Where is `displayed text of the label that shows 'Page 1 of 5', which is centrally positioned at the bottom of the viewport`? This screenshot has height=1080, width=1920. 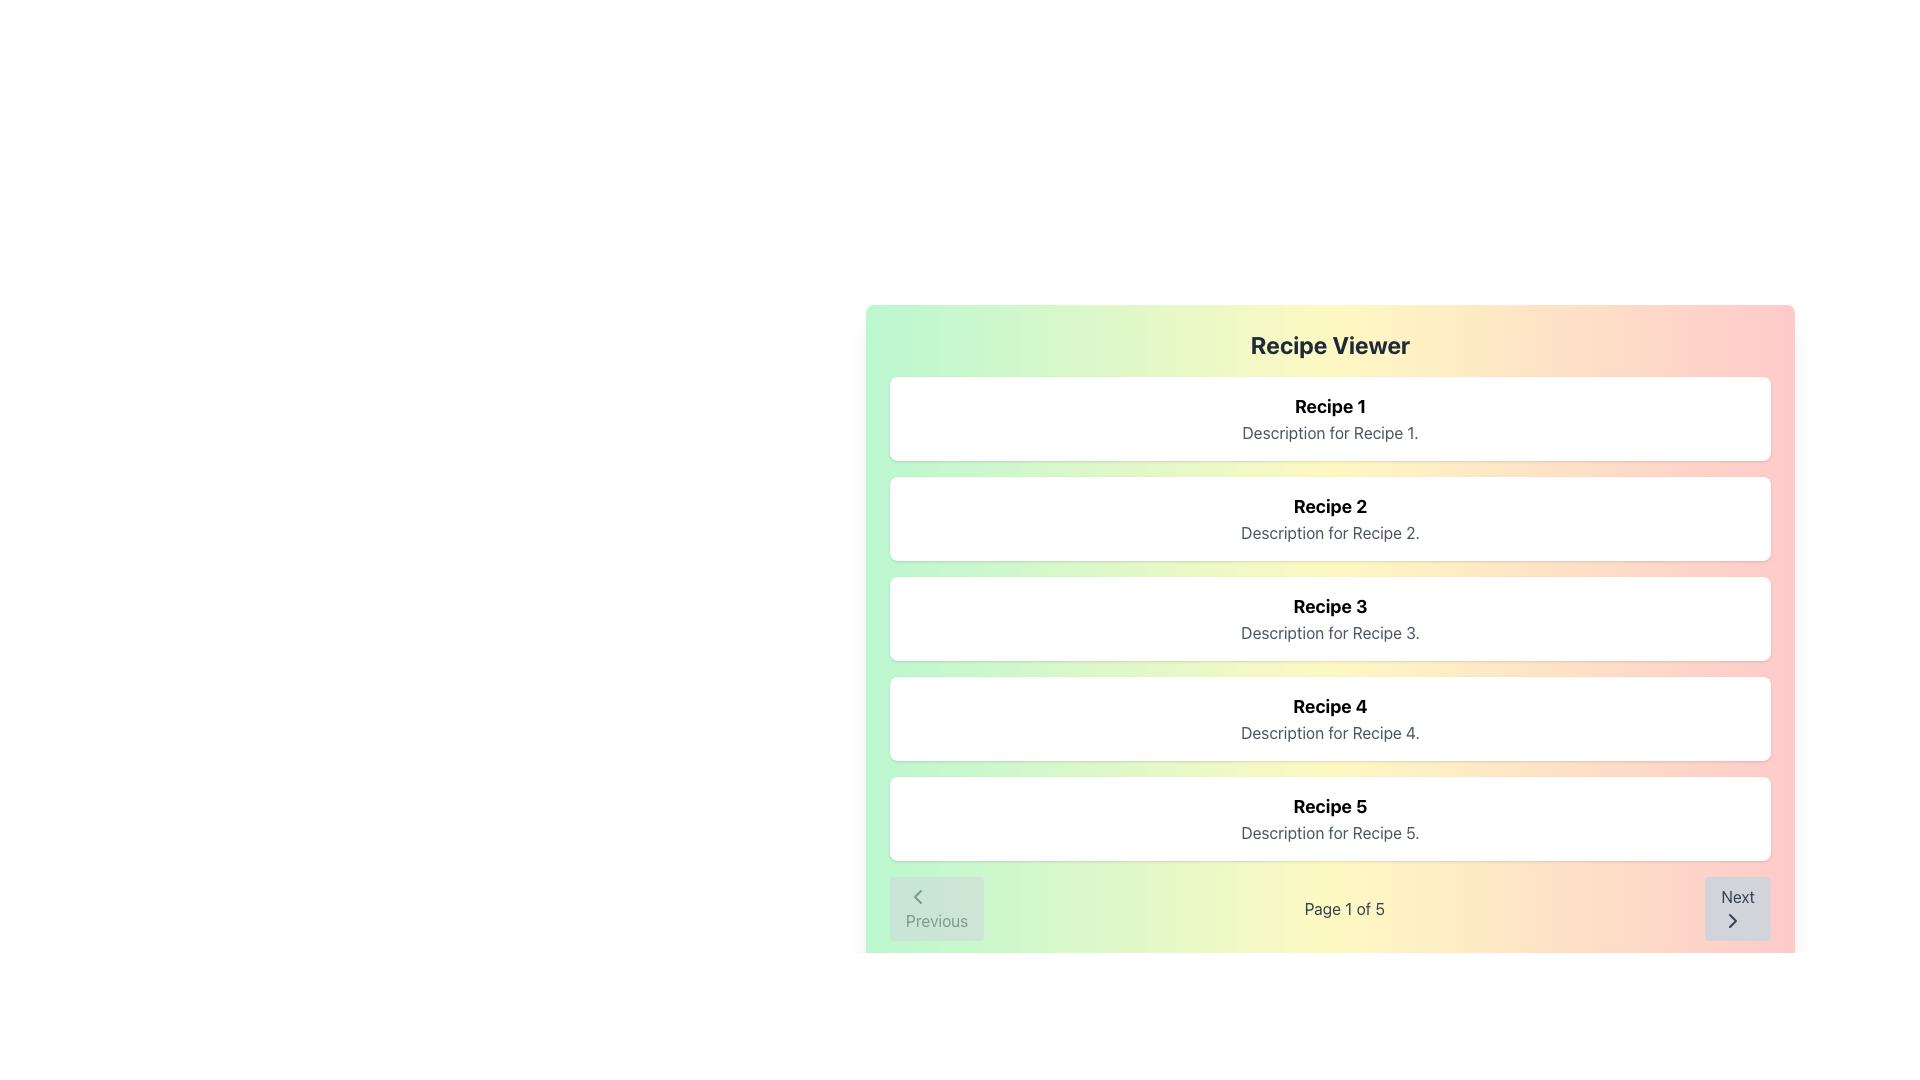 displayed text of the label that shows 'Page 1 of 5', which is centrally positioned at the bottom of the viewport is located at coordinates (1344, 909).